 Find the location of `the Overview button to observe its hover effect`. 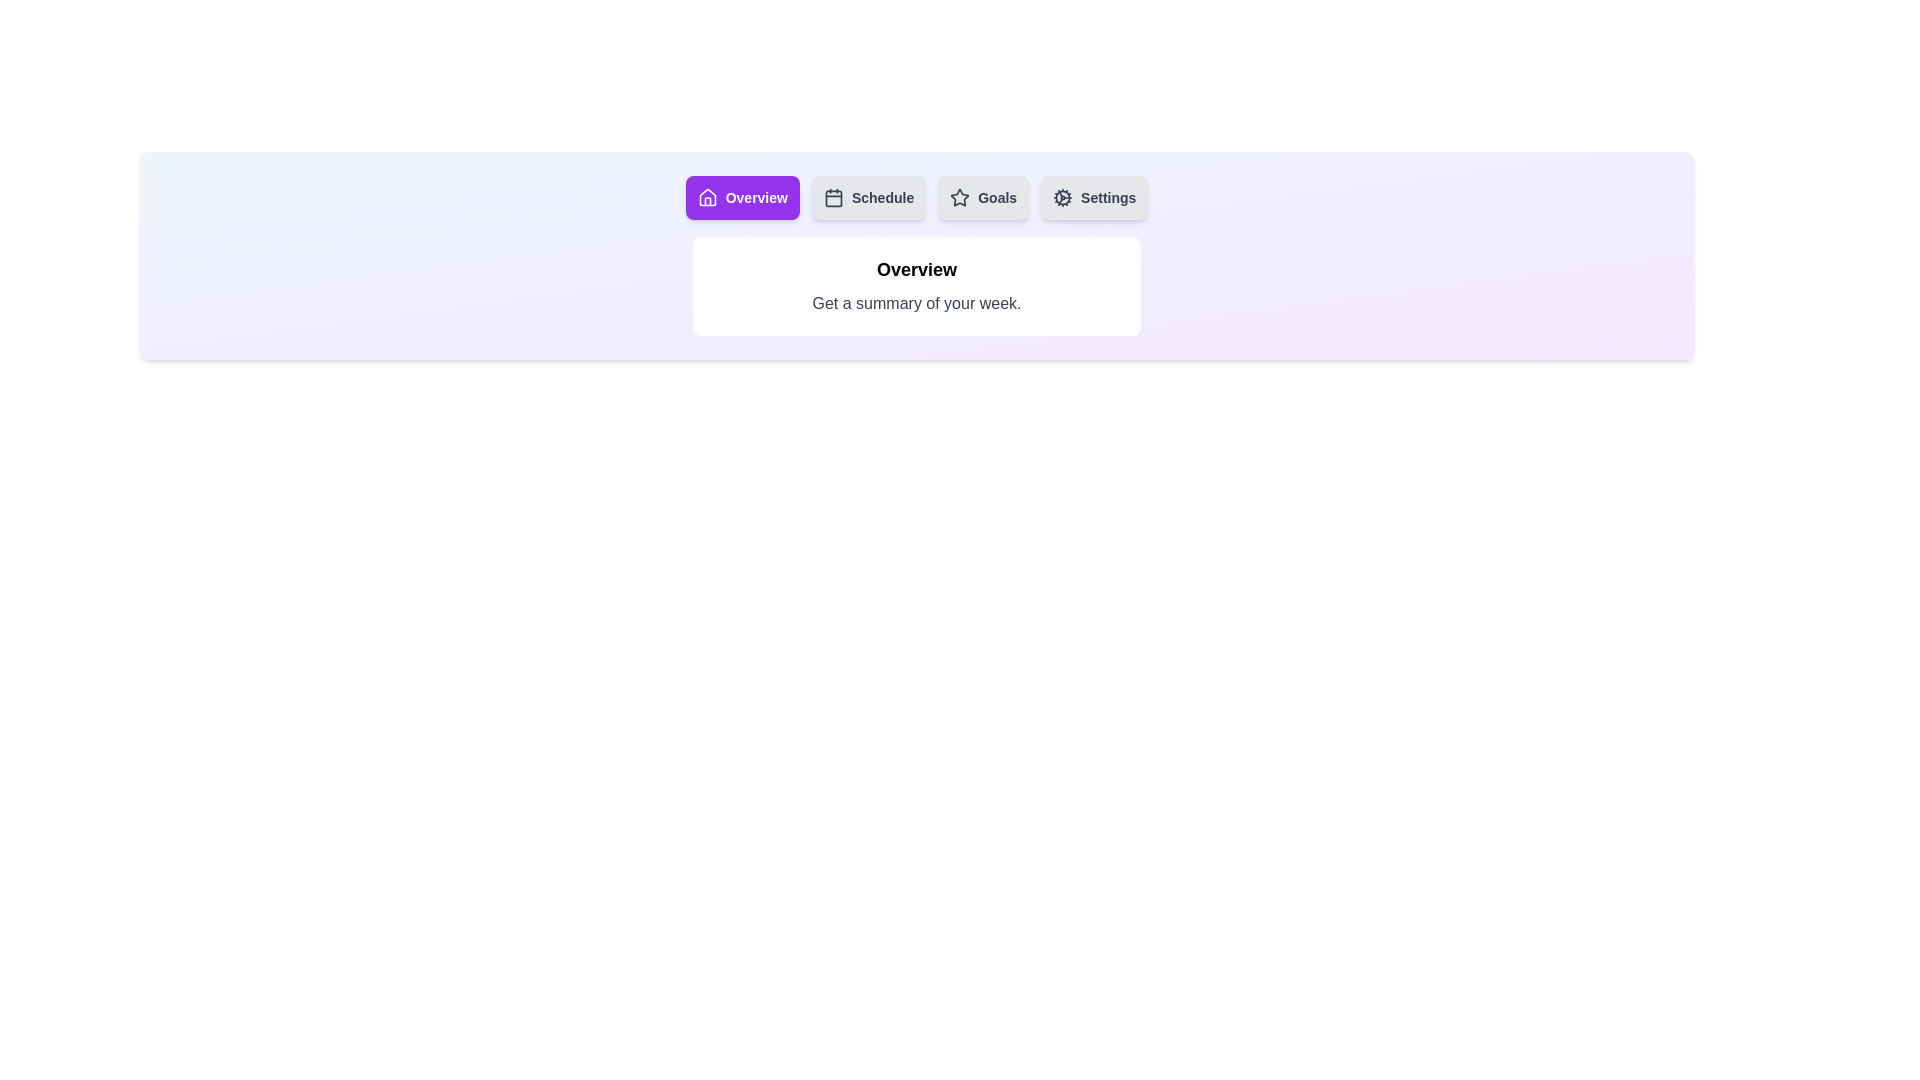

the Overview button to observe its hover effect is located at coordinates (741, 197).